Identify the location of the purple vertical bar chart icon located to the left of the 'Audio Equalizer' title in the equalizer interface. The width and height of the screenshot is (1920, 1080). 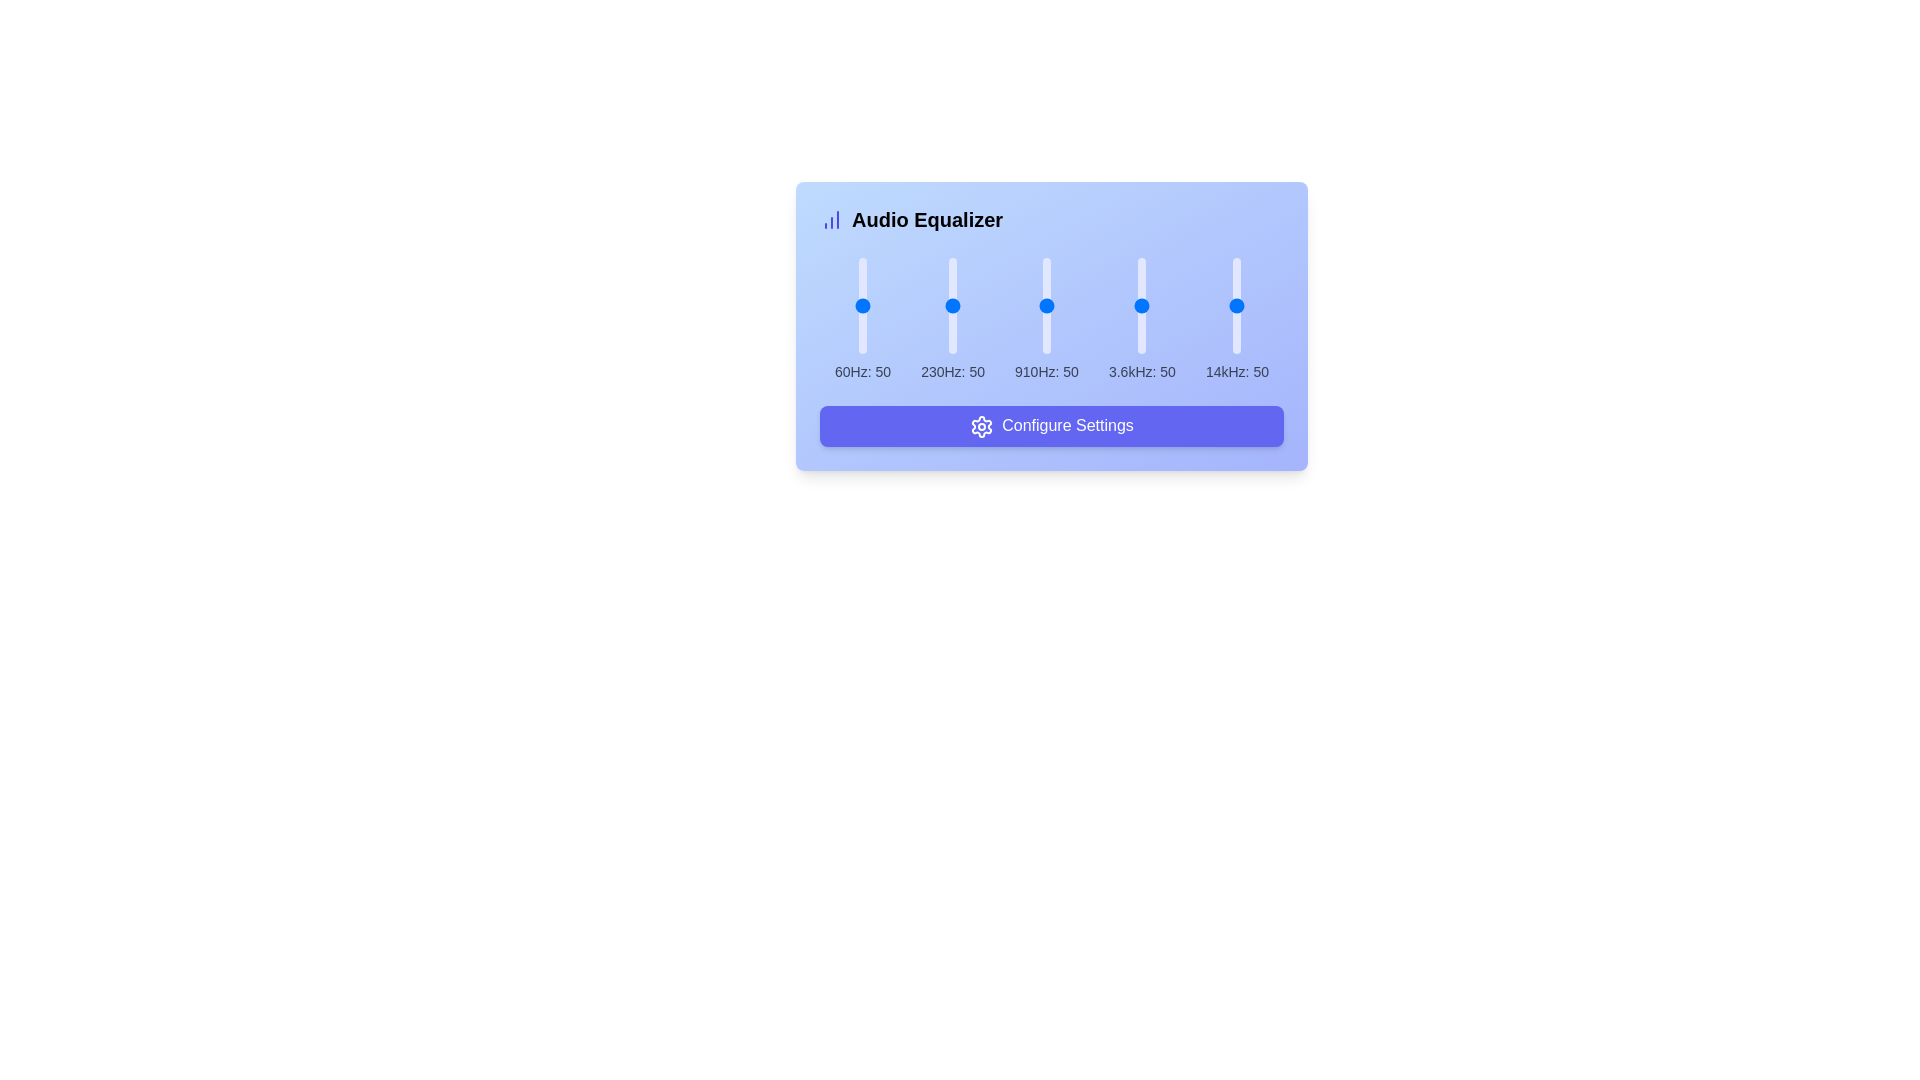
(831, 219).